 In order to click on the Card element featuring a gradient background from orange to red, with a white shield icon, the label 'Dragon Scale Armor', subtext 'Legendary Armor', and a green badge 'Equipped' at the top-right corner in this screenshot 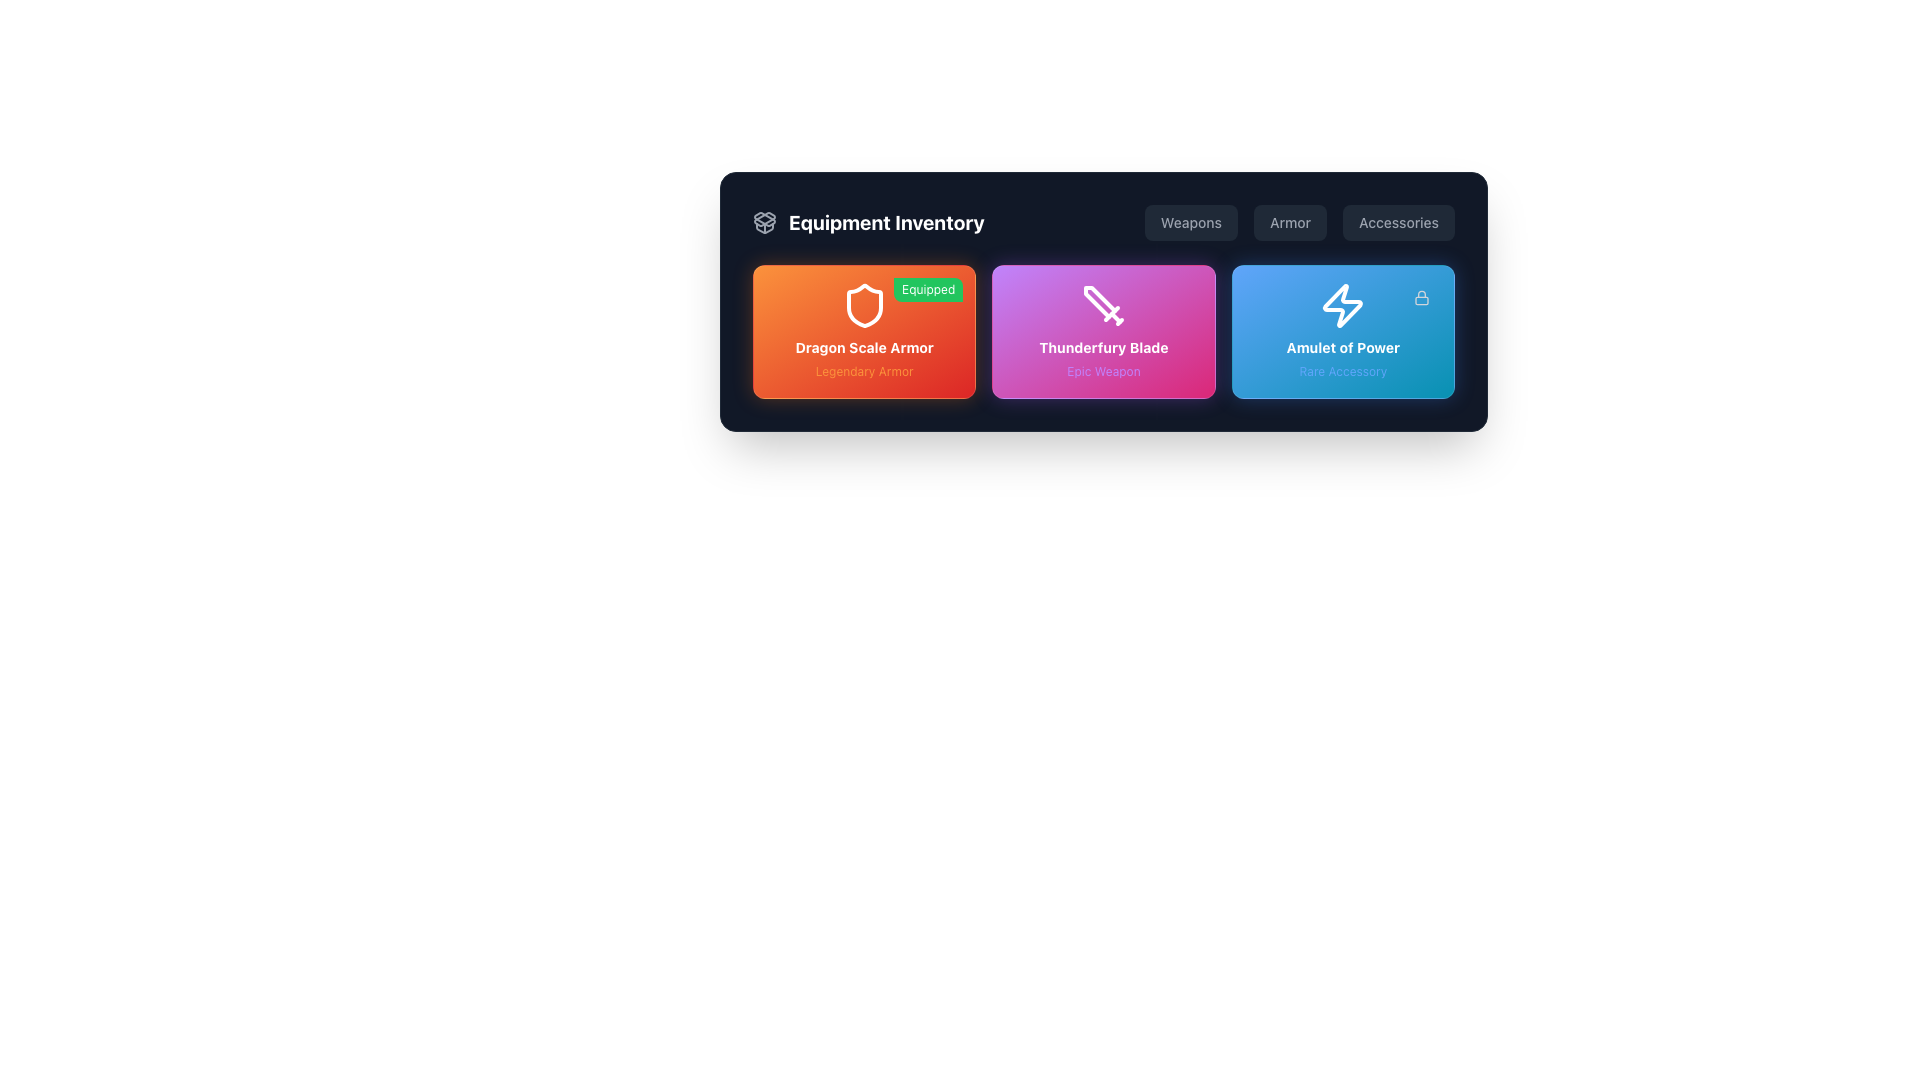, I will do `click(864, 330)`.